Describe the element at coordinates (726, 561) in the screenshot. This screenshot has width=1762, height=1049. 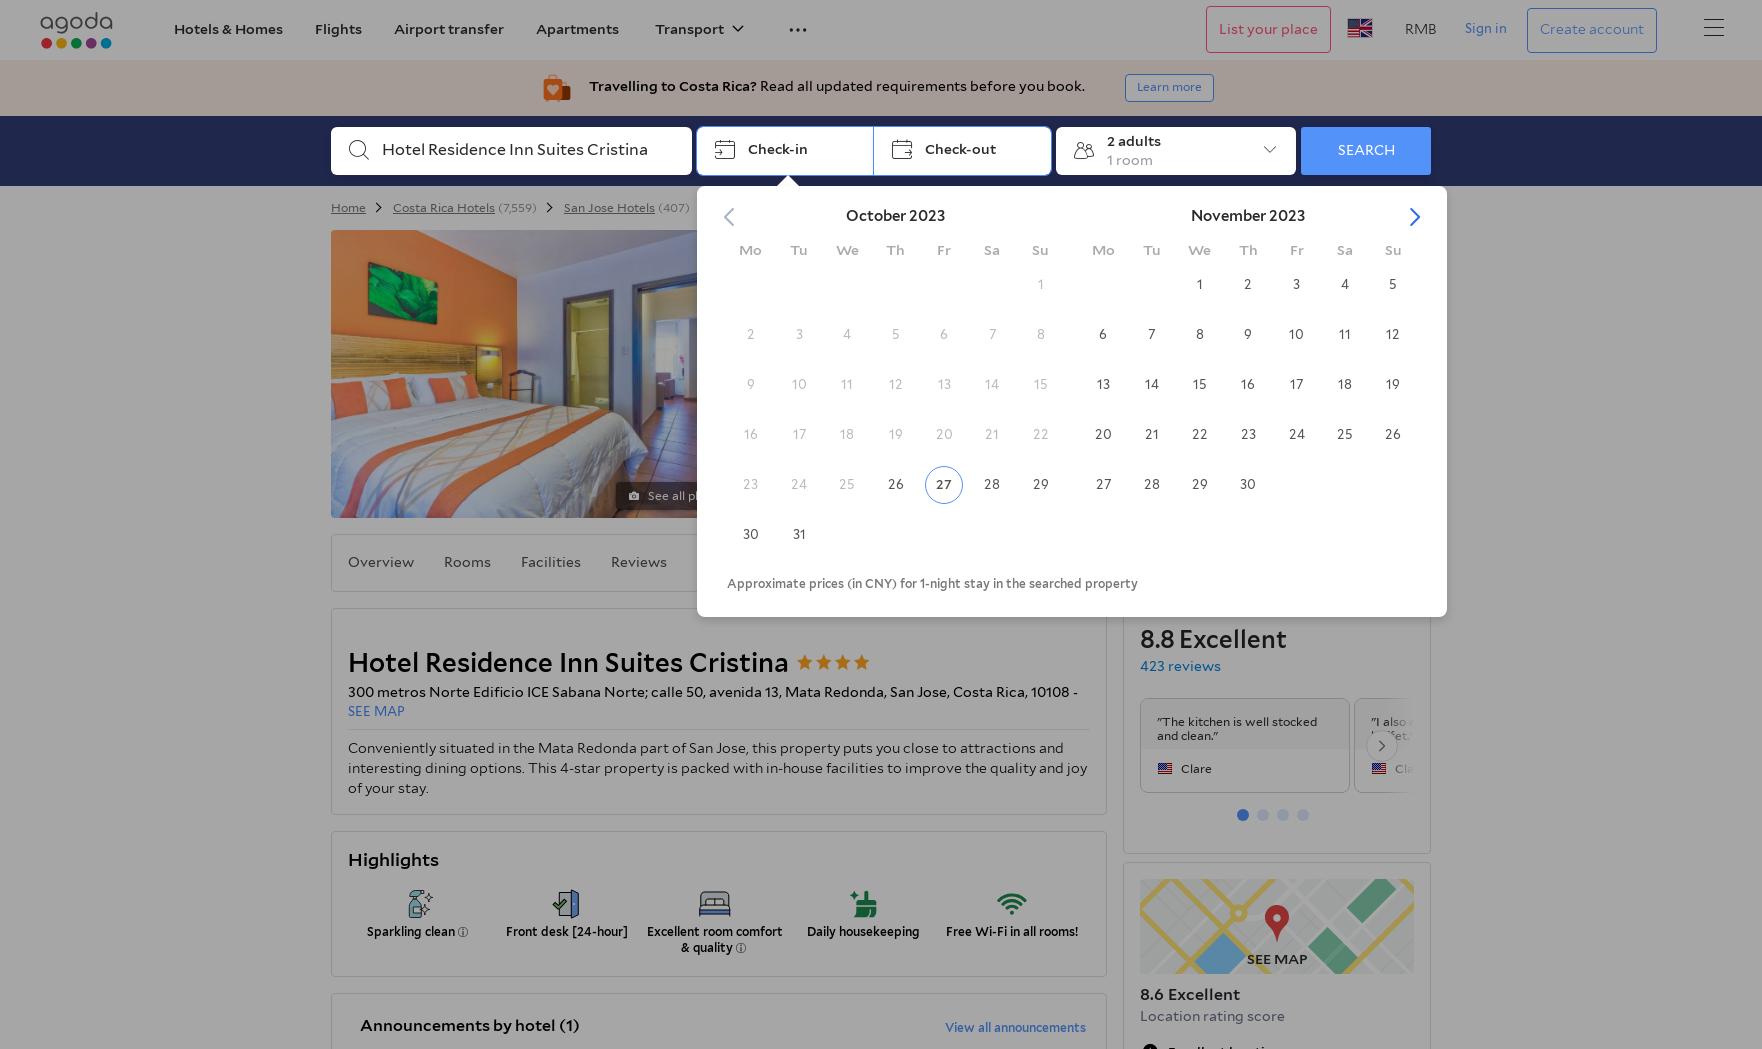
I see `'Location'` at that location.